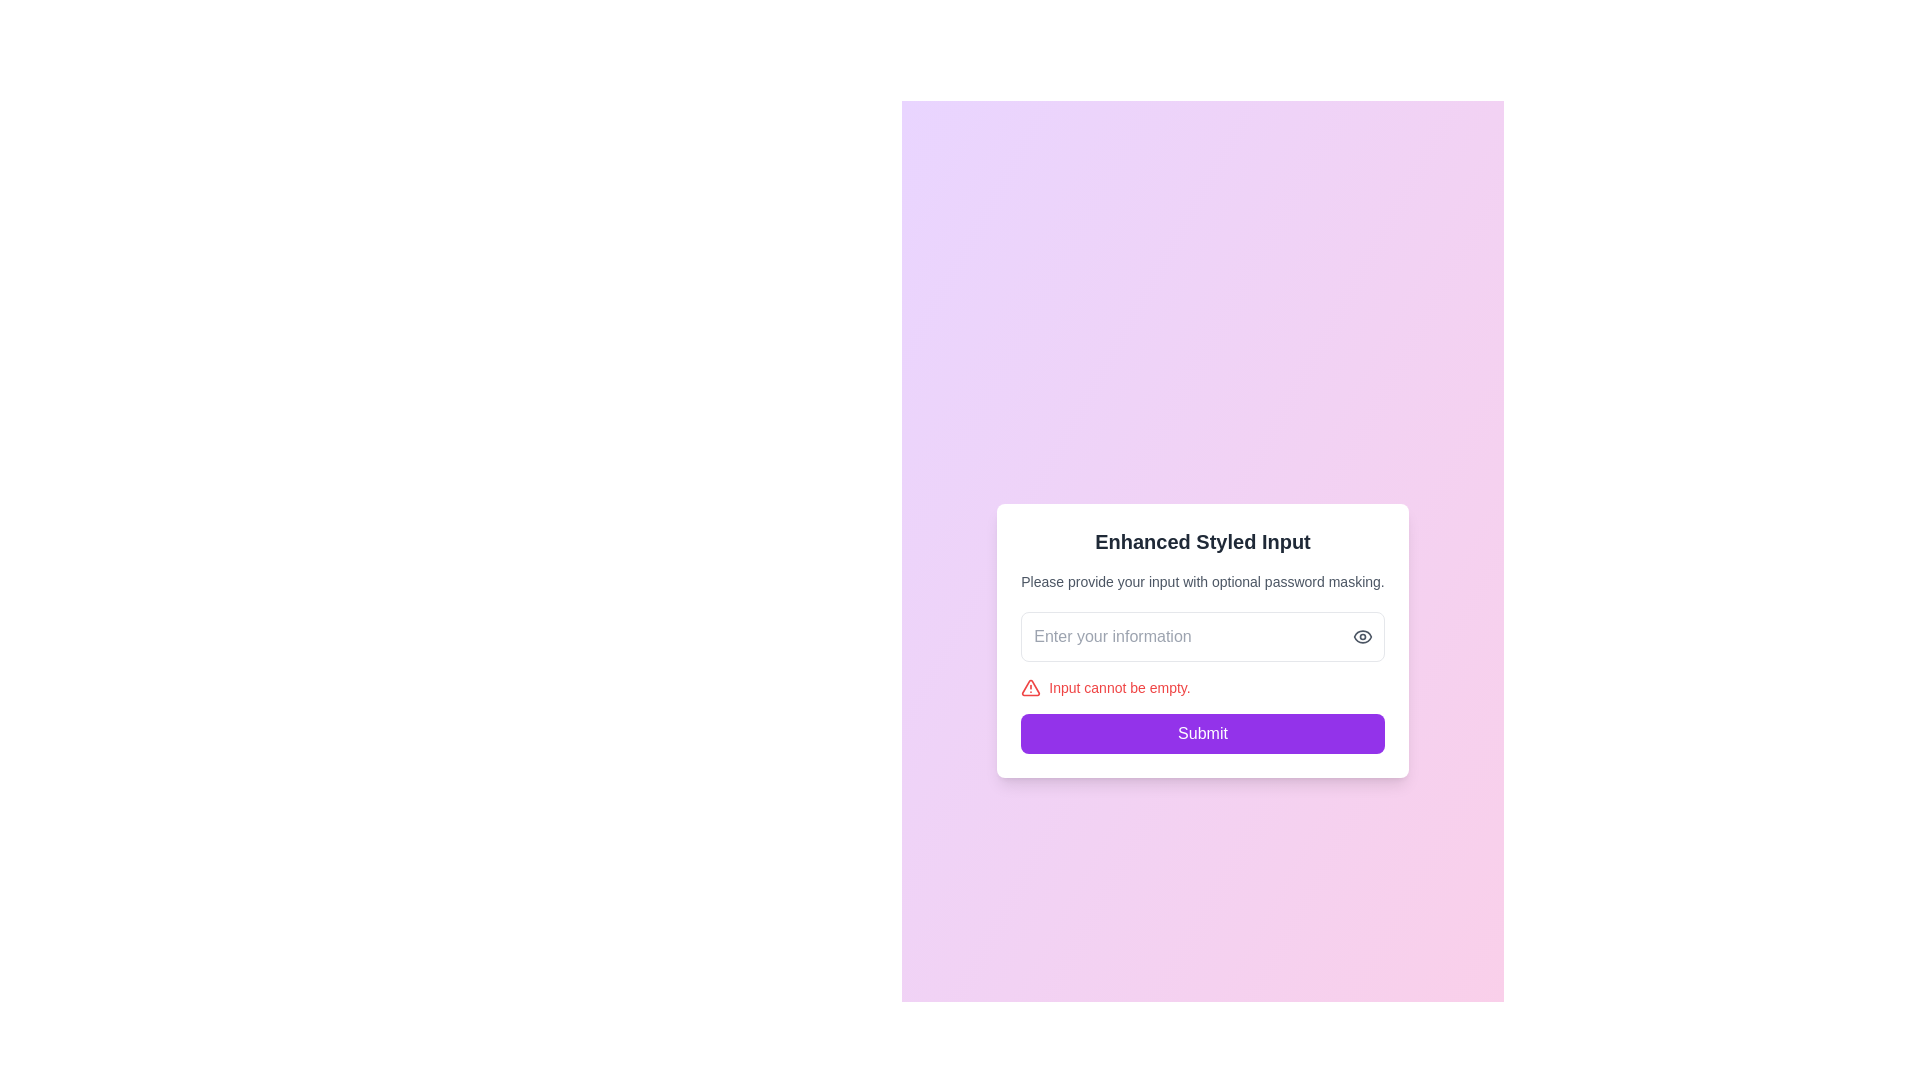  Describe the element at coordinates (1361, 636) in the screenshot. I see `the toggle icon located at the extreme right inside the password input field` at that location.